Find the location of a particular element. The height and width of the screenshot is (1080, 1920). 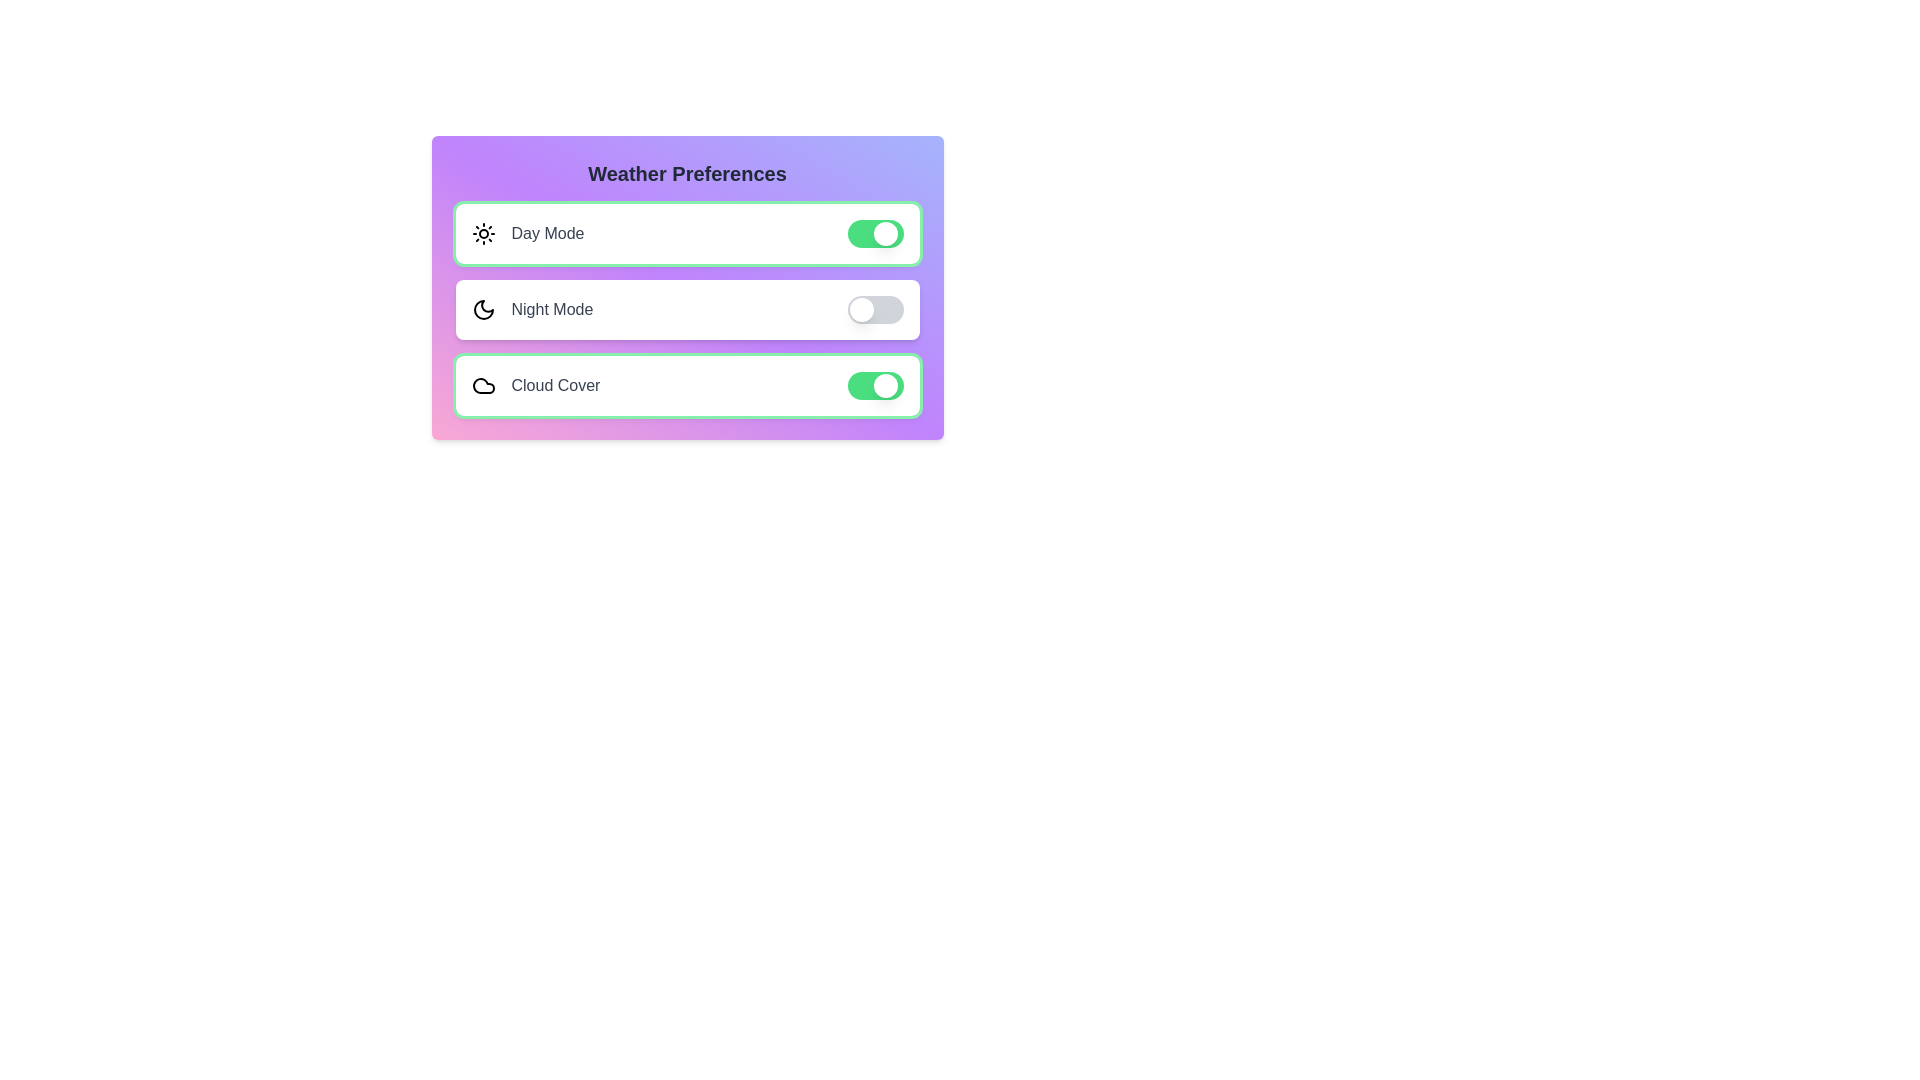

the text label corresponding to Night Mode to focus or select it is located at coordinates (552, 309).